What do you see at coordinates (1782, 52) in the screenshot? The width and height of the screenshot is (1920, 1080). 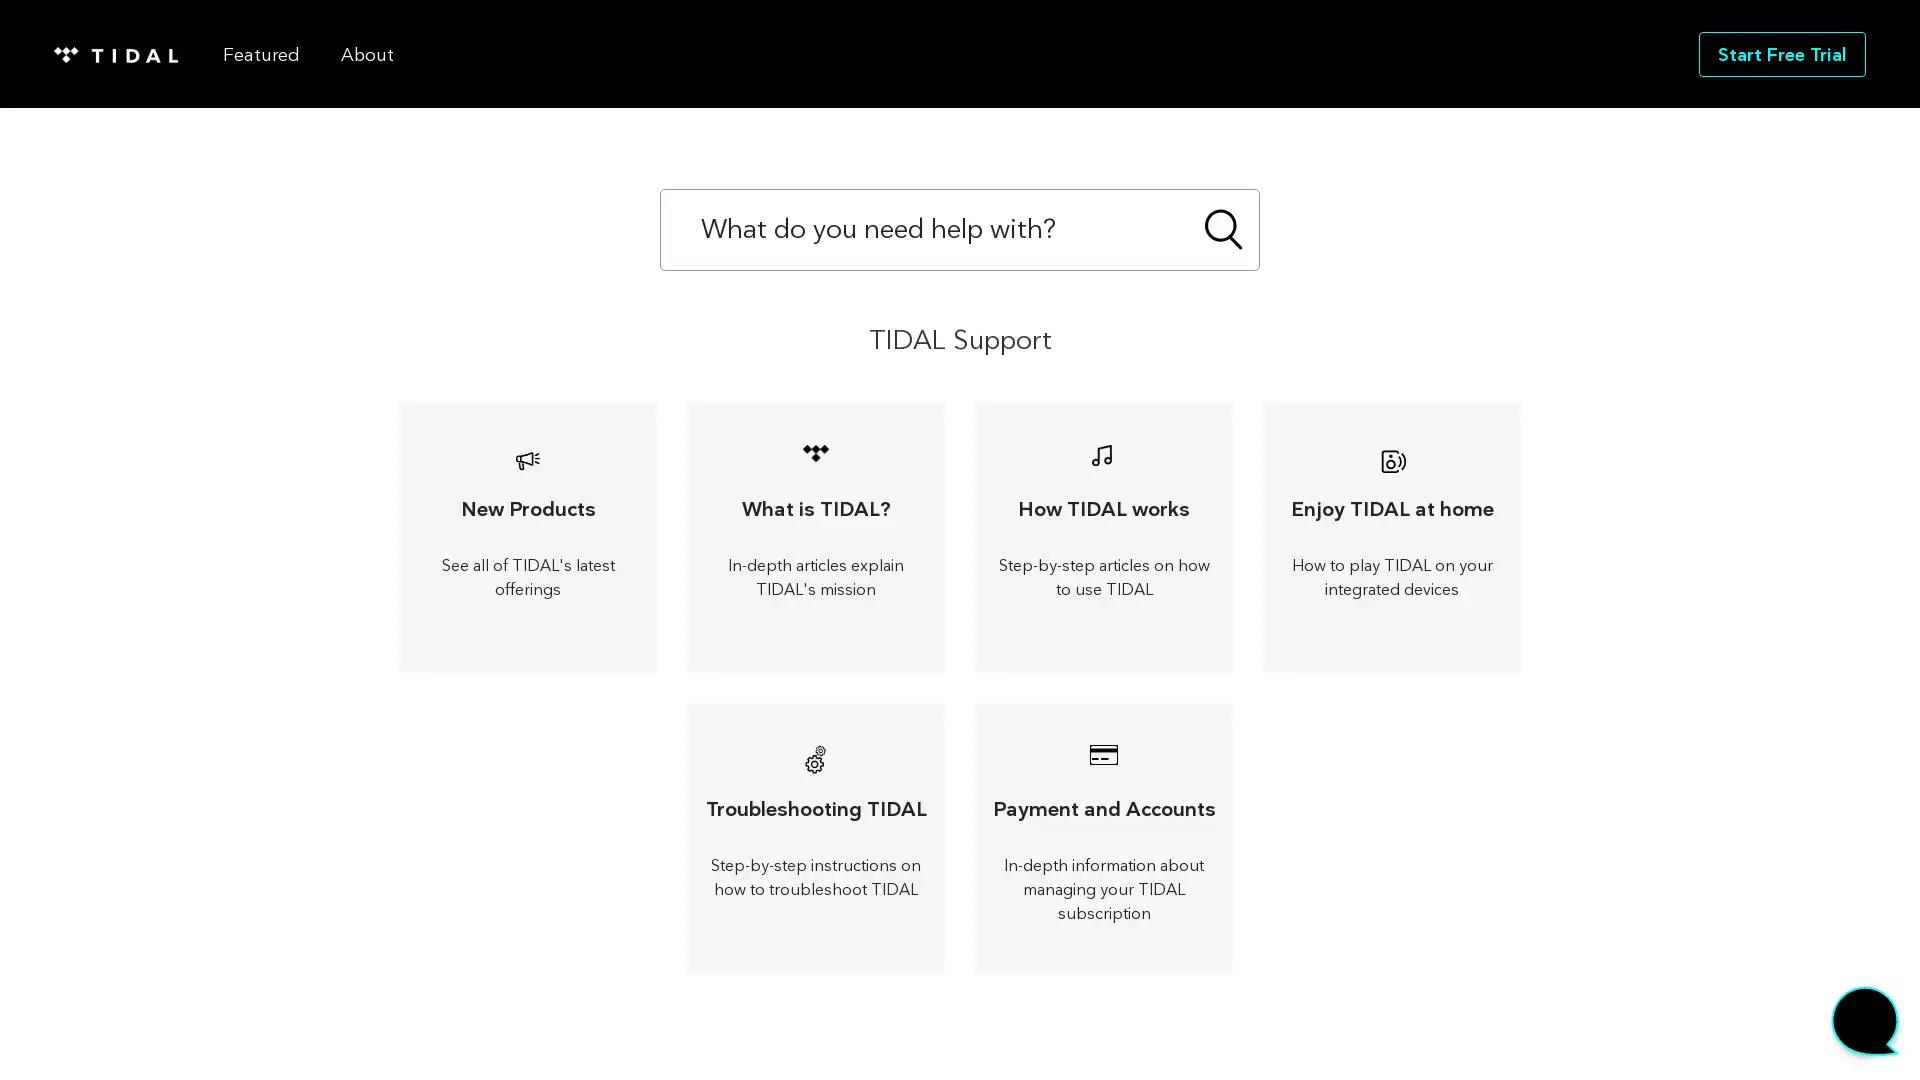 I see `Start Free Trial` at bounding box center [1782, 52].